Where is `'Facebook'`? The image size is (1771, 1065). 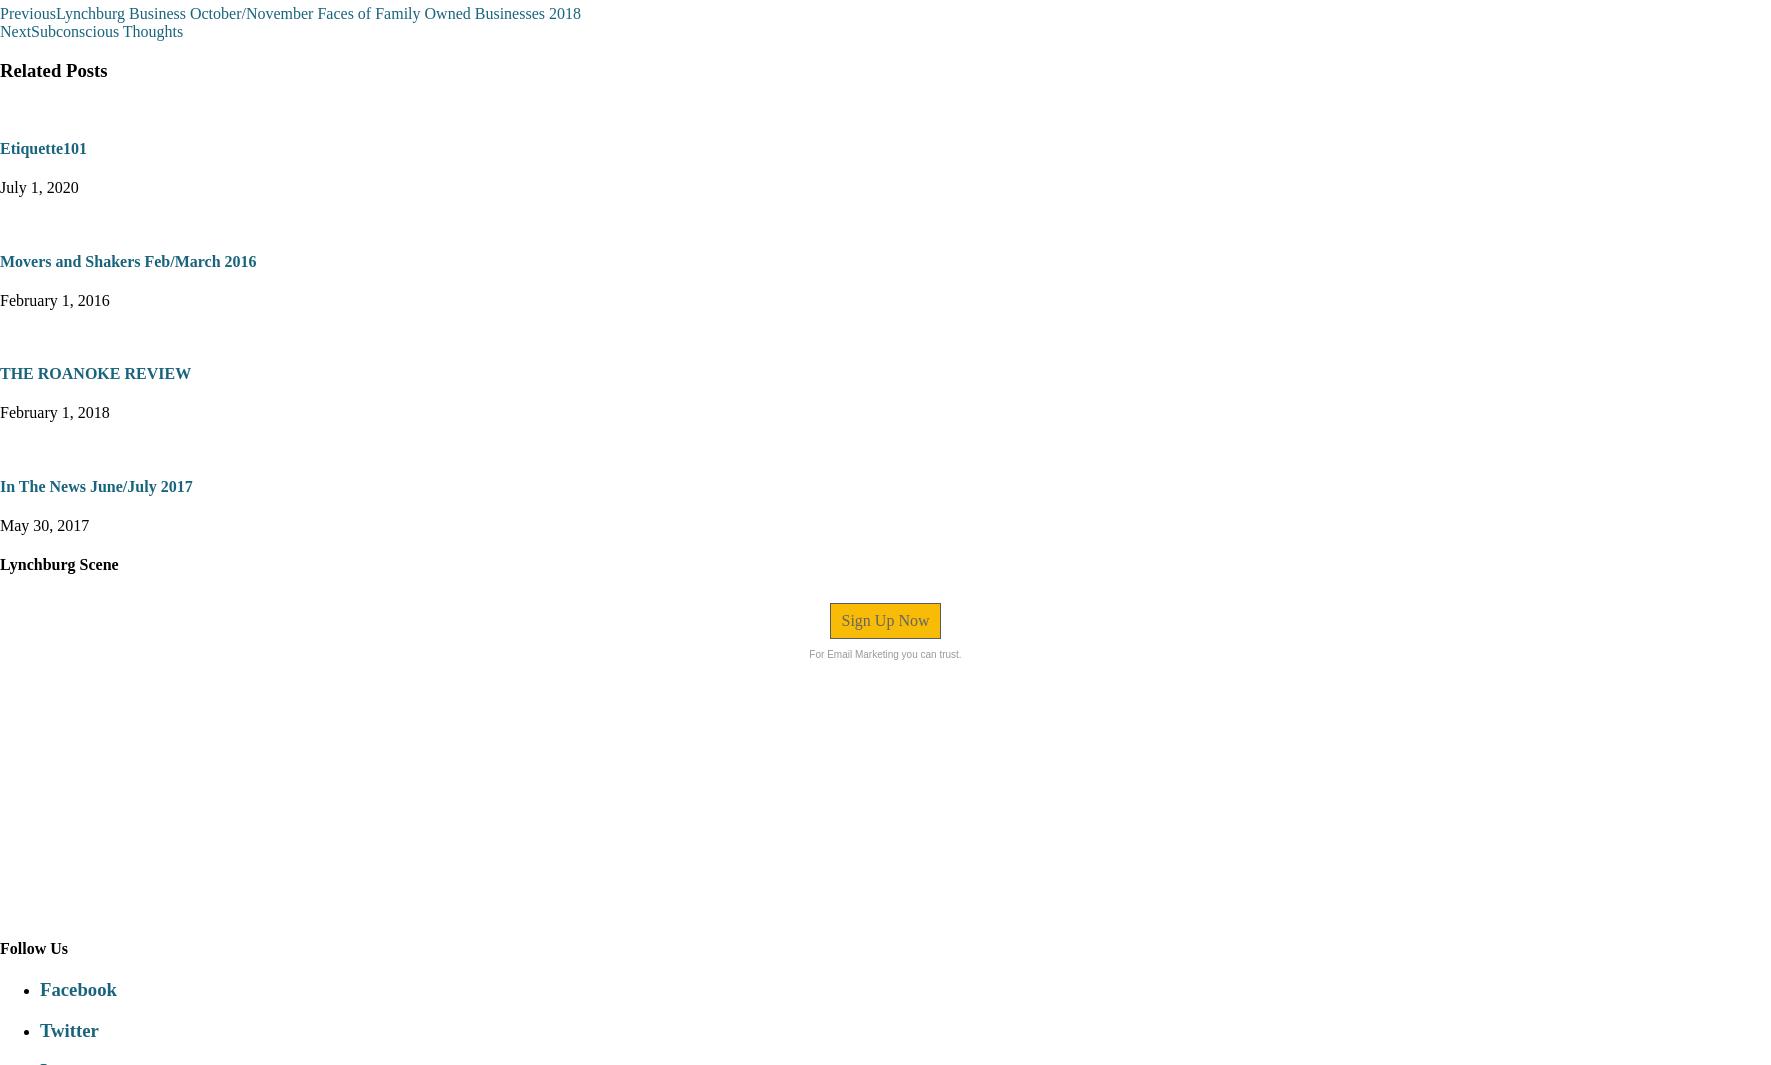 'Facebook' is located at coordinates (76, 988).